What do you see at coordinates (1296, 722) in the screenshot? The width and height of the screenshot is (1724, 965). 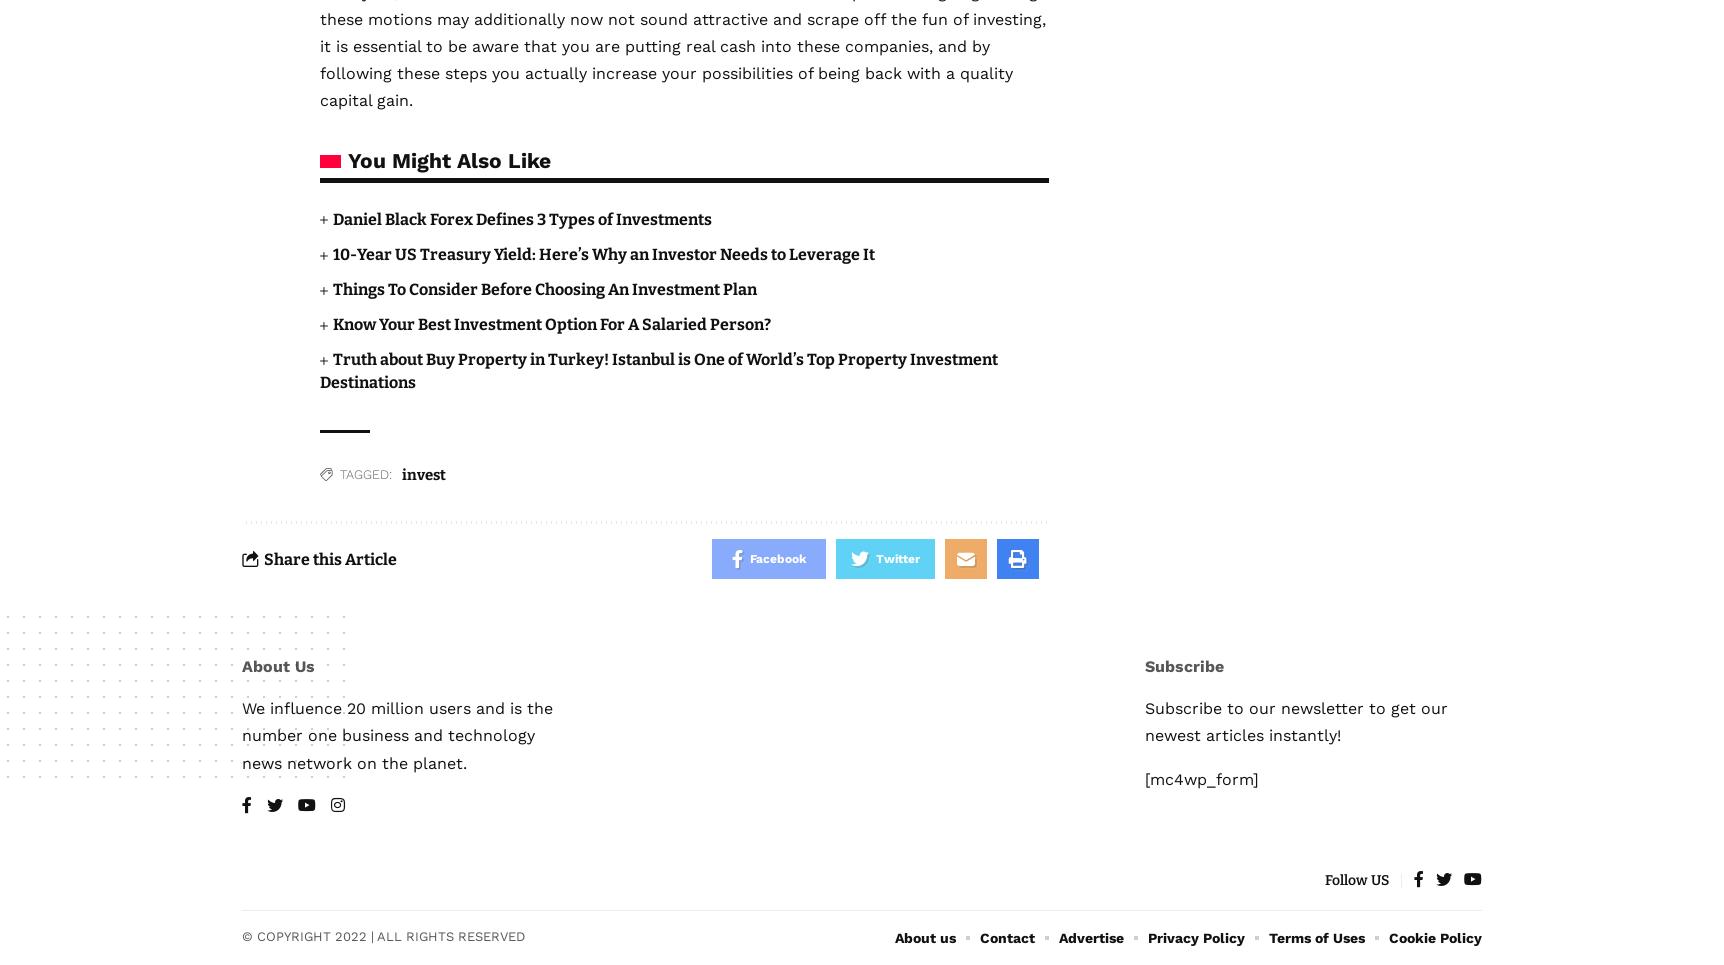 I see `'Subscribe to our newsletter to get our newest articles instantly!'` at bounding box center [1296, 722].